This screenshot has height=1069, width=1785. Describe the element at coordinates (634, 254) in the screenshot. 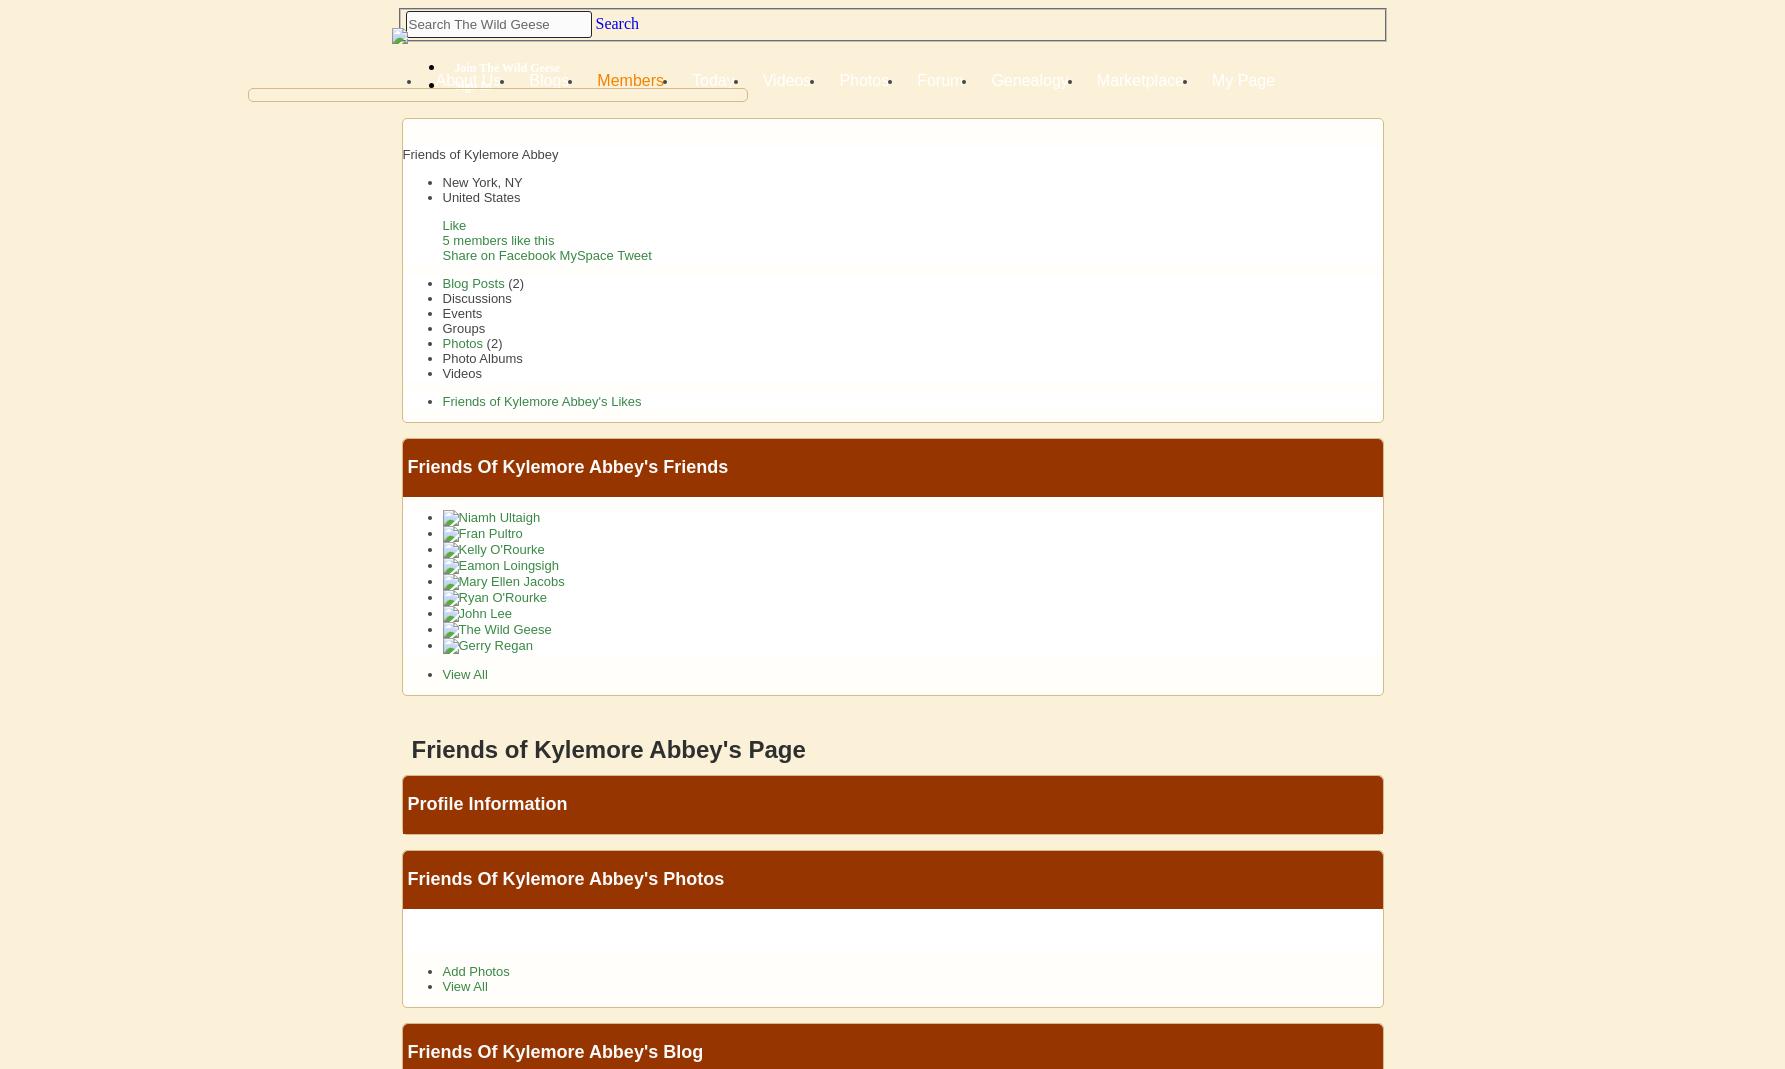

I see `'Tweet'` at that location.